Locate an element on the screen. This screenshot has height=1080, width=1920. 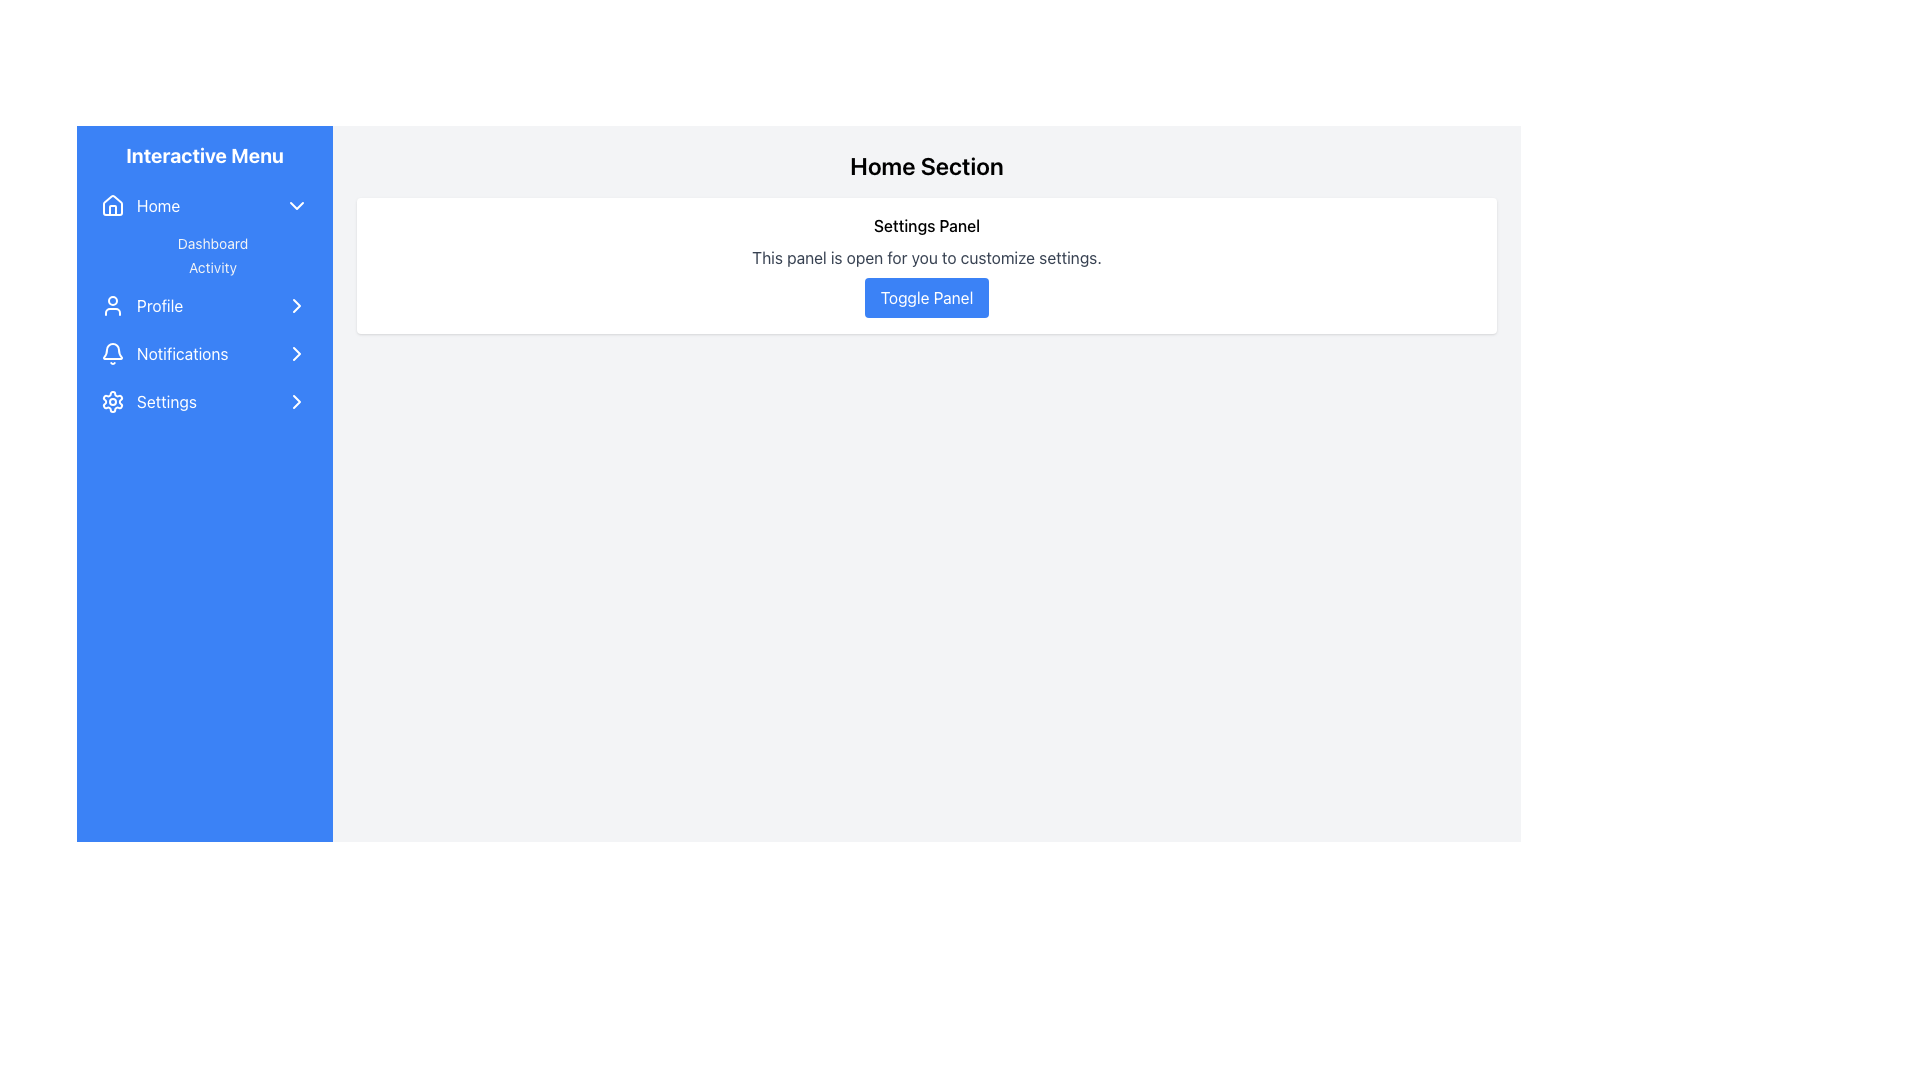
the right-facing arrow icon located at the far-right edge of the 'Profile' menu item is located at coordinates (296, 305).